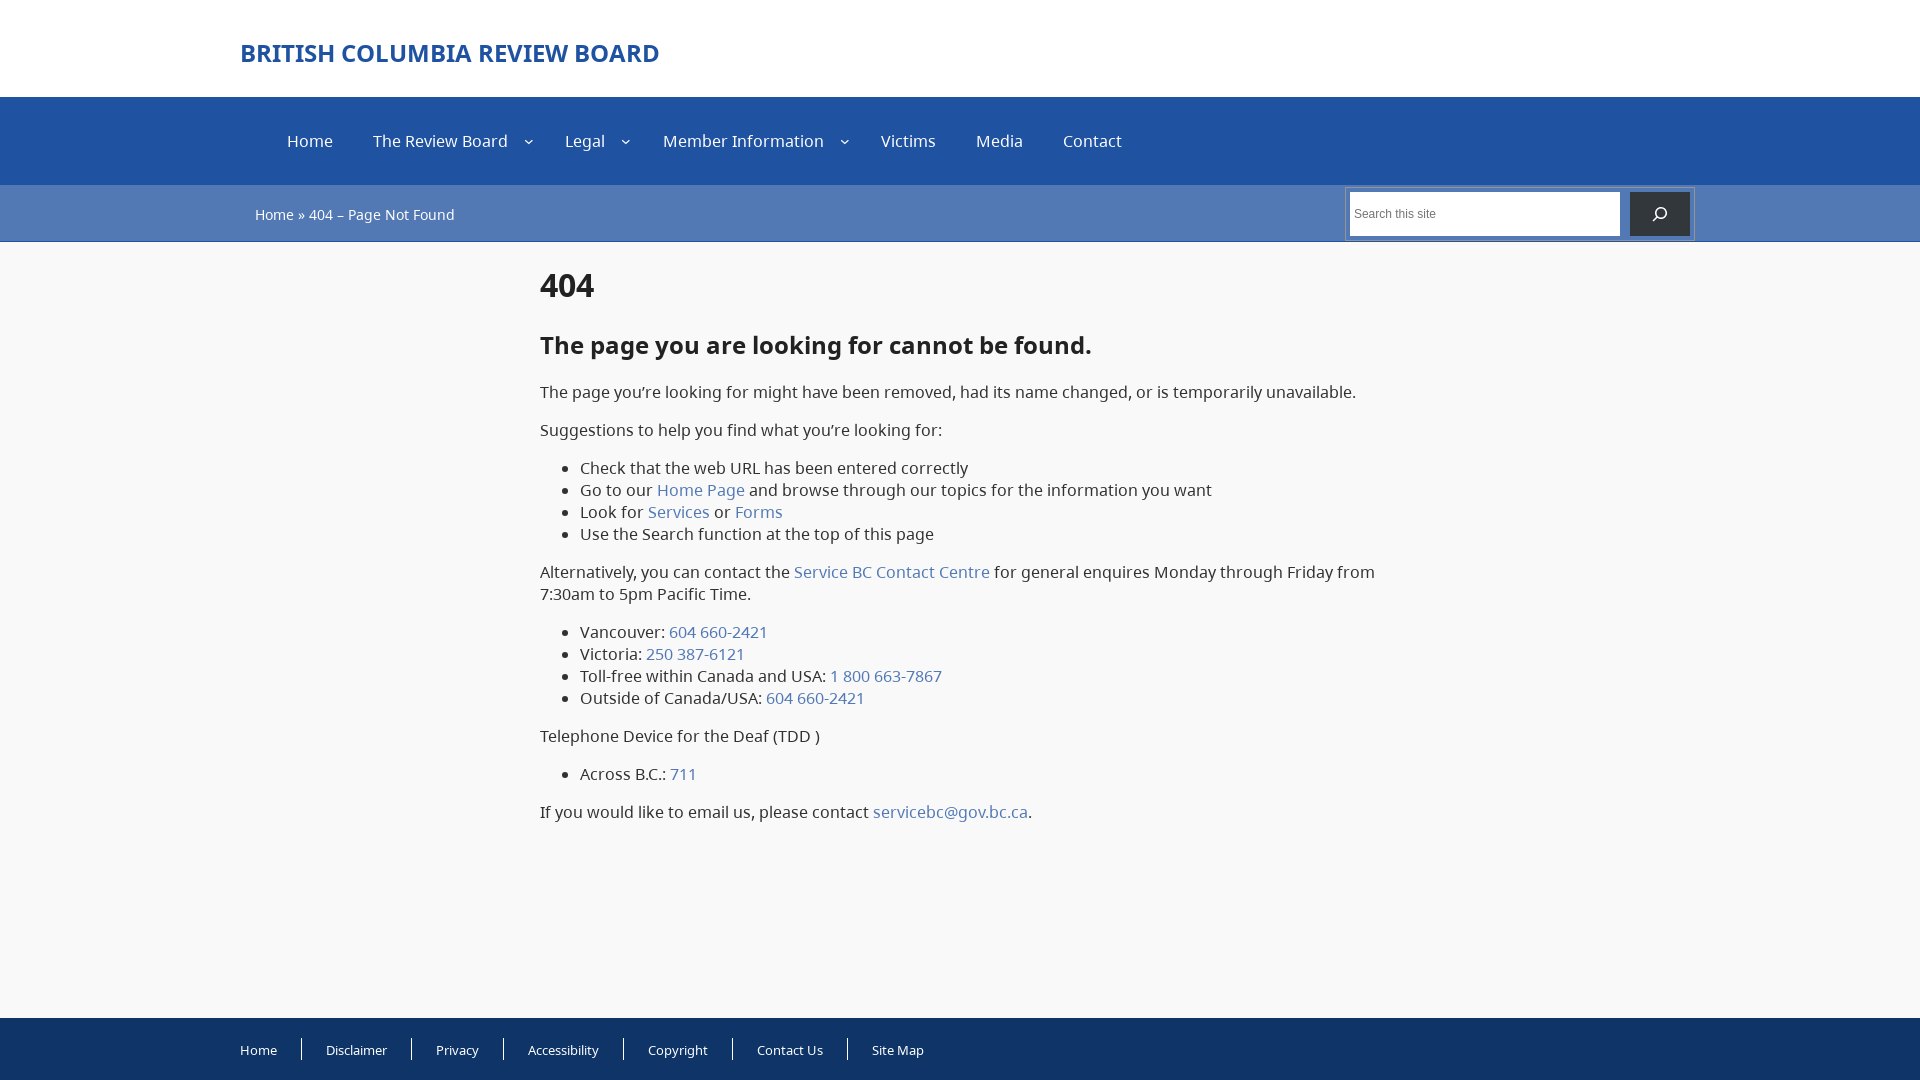 This screenshot has height=1080, width=1920. What do you see at coordinates (307, 140) in the screenshot?
I see `'Home'` at bounding box center [307, 140].